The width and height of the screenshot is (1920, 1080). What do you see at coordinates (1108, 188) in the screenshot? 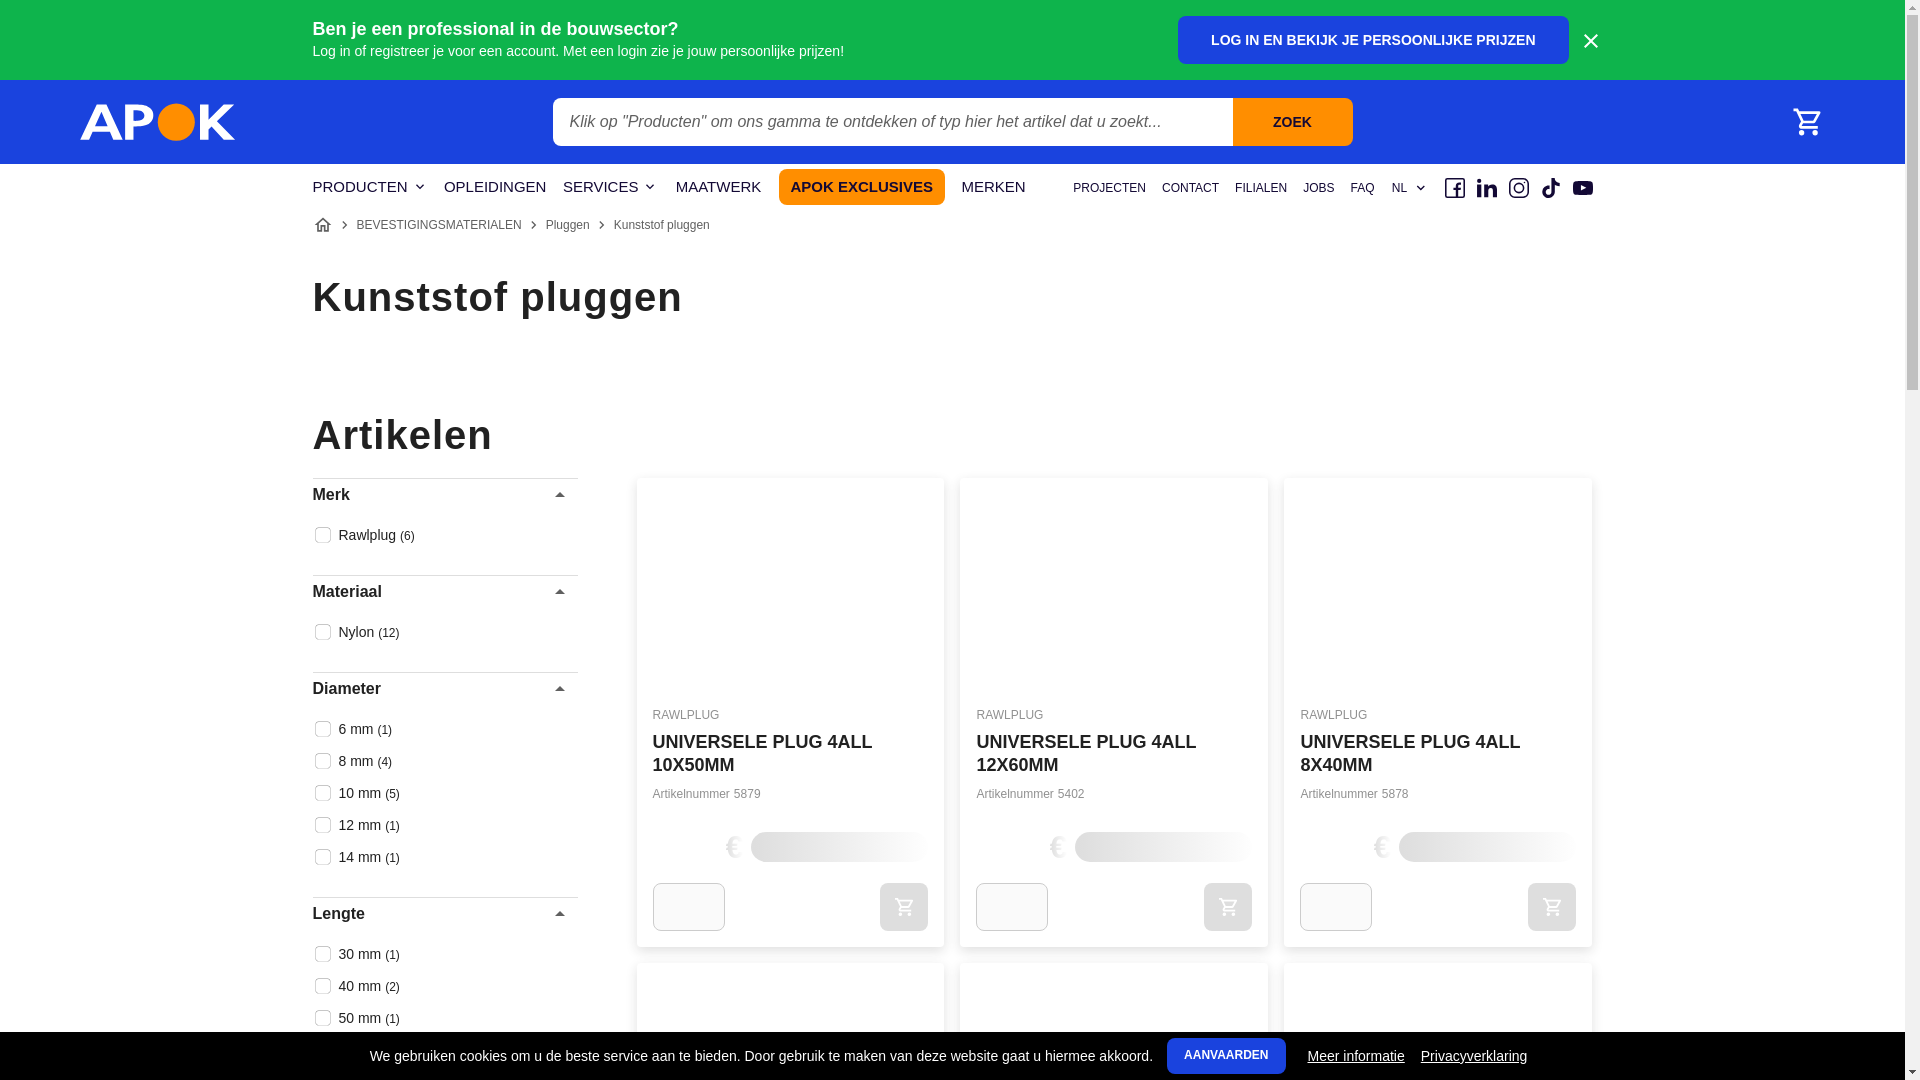
I see `'PROJECTEN'` at bounding box center [1108, 188].